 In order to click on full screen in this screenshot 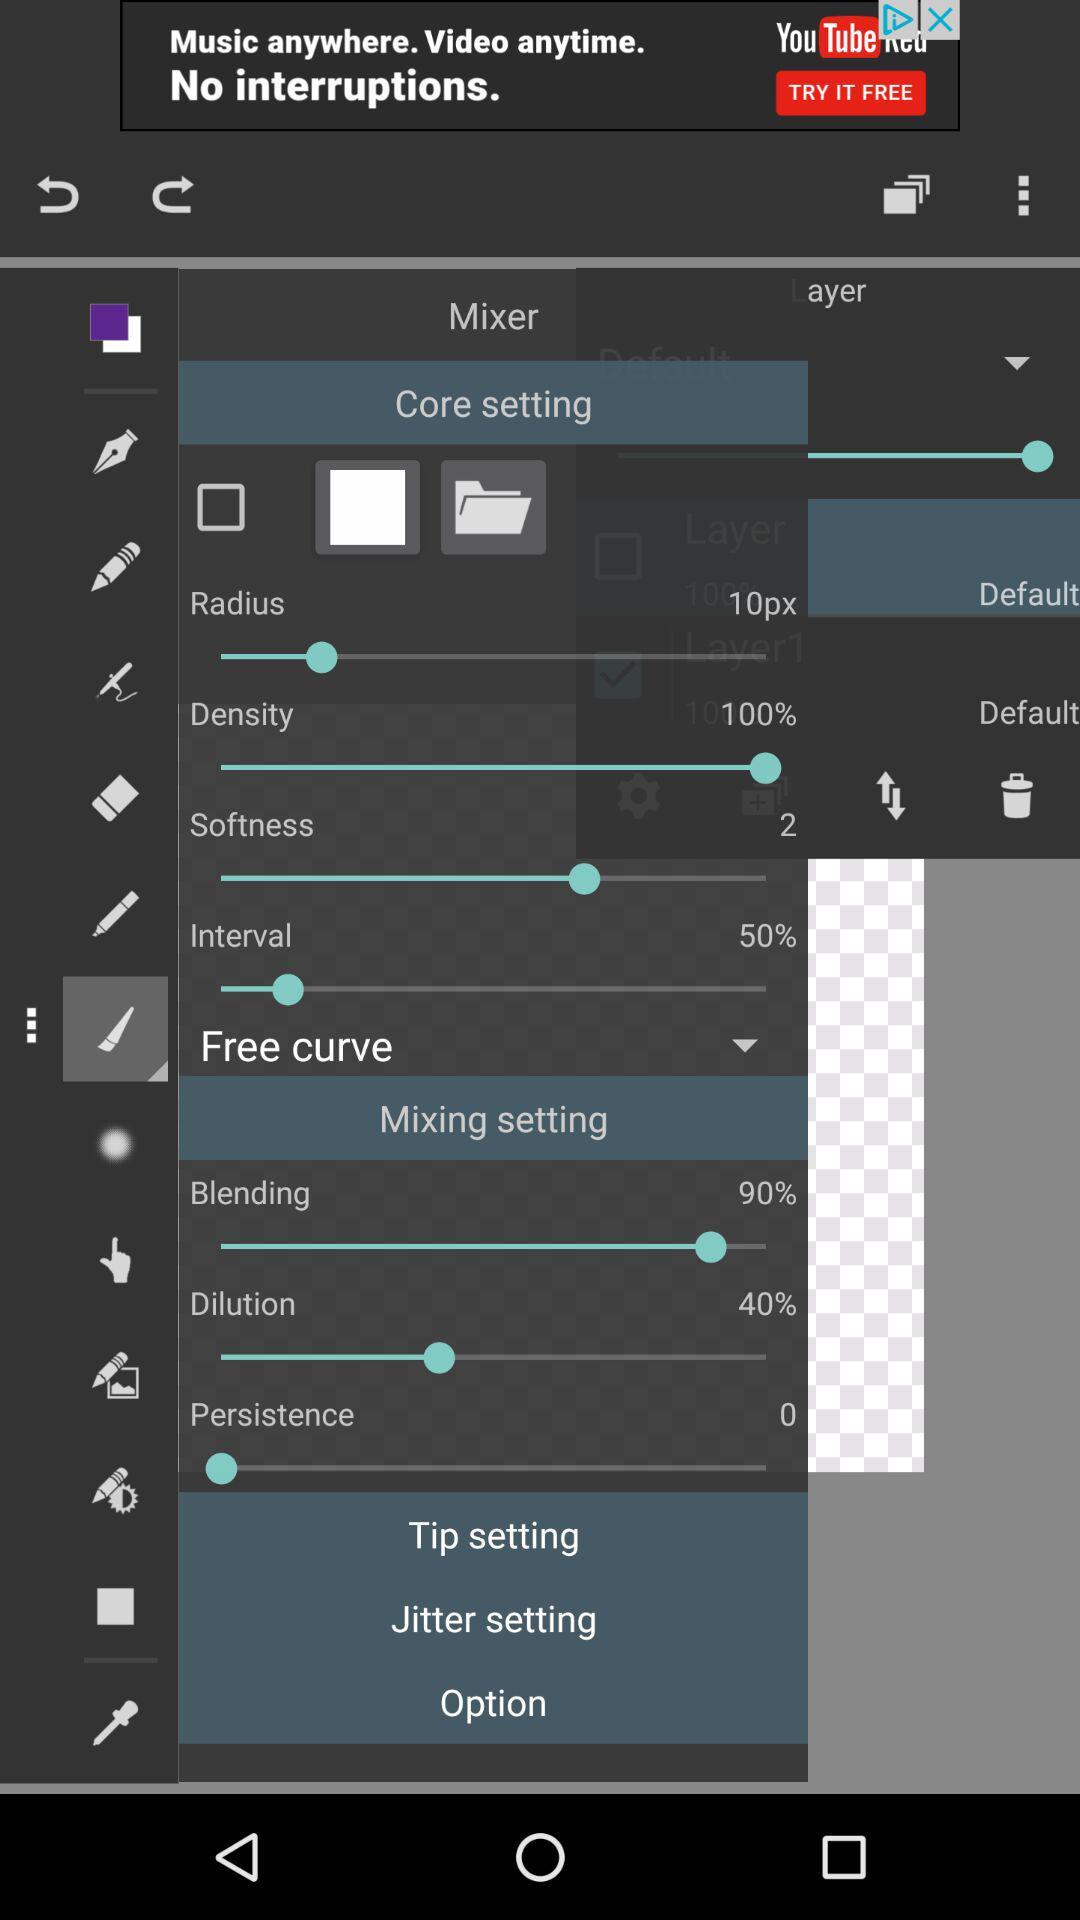, I will do `click(367, 506)`.